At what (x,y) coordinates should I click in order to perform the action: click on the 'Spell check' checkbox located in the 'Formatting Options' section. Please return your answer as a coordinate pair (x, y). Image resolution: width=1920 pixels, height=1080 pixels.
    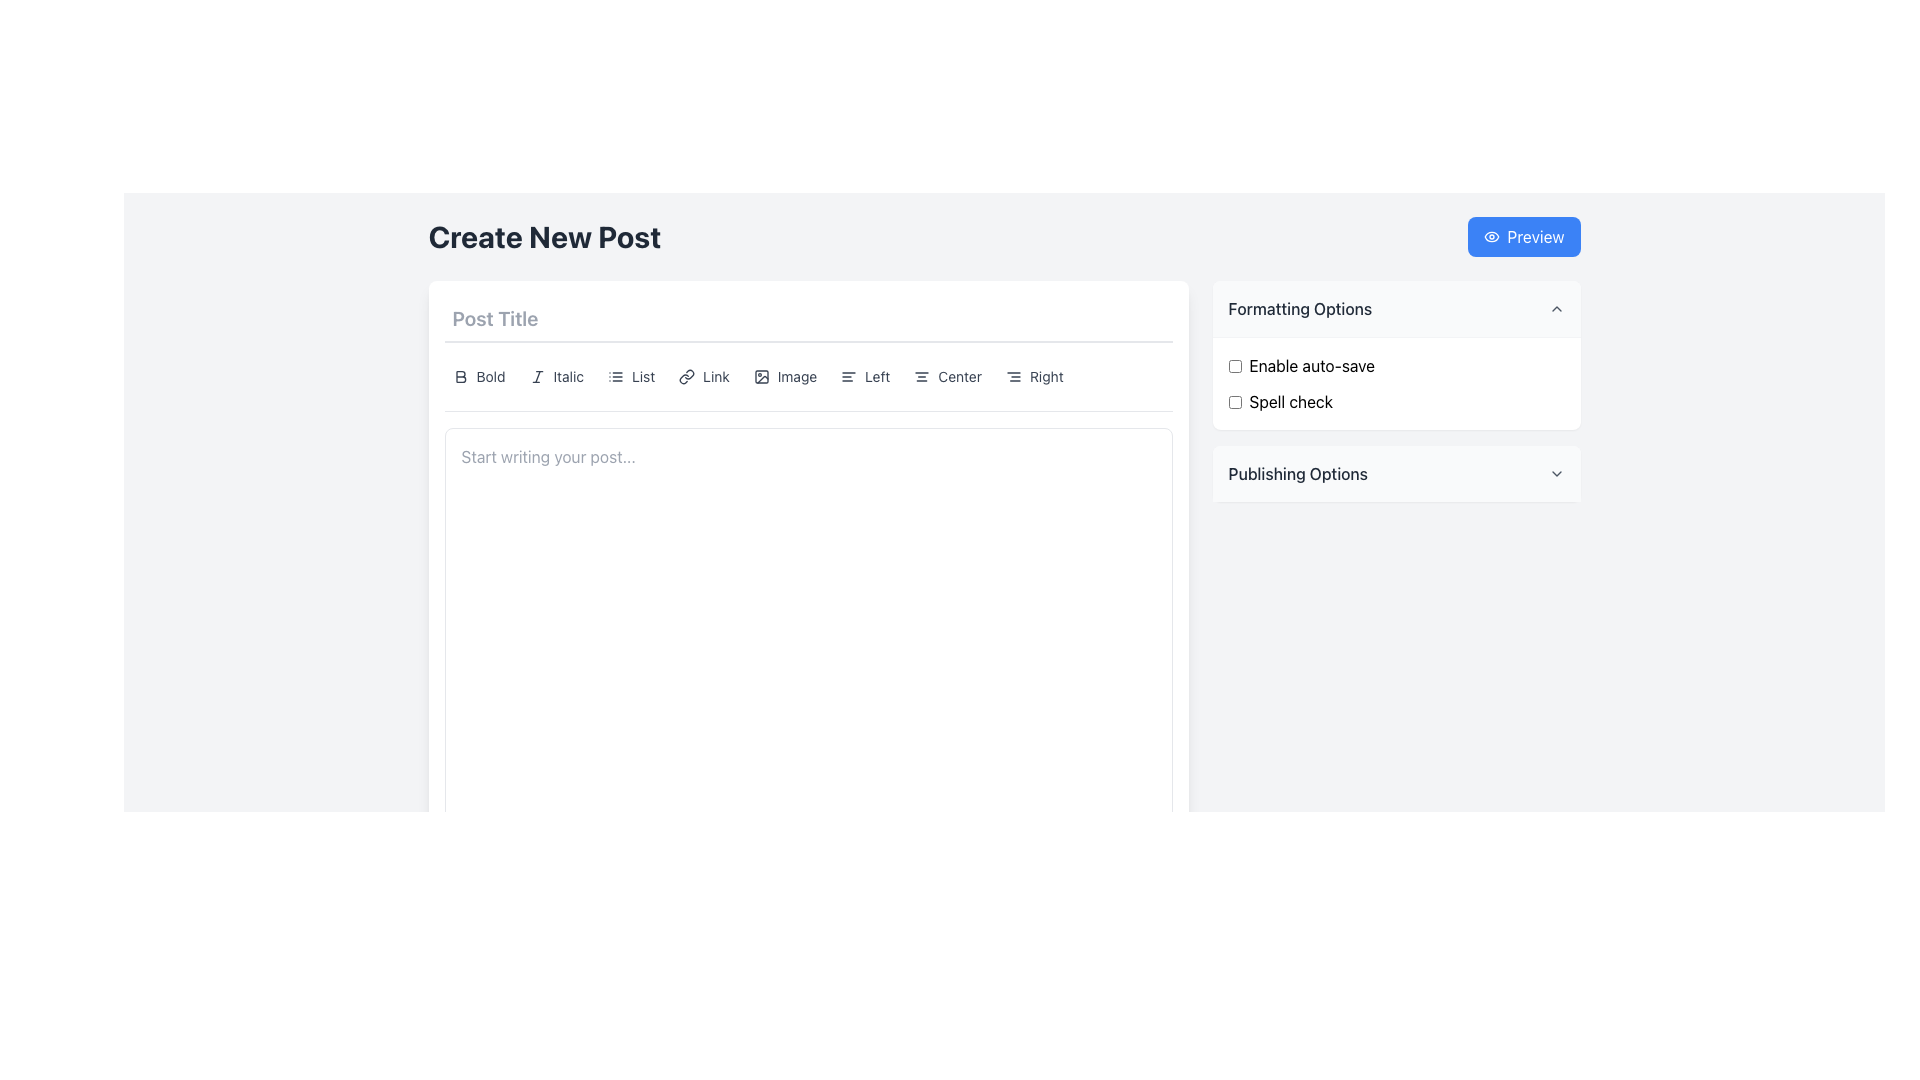
    Looking at the image, I should click on (1395, 401).